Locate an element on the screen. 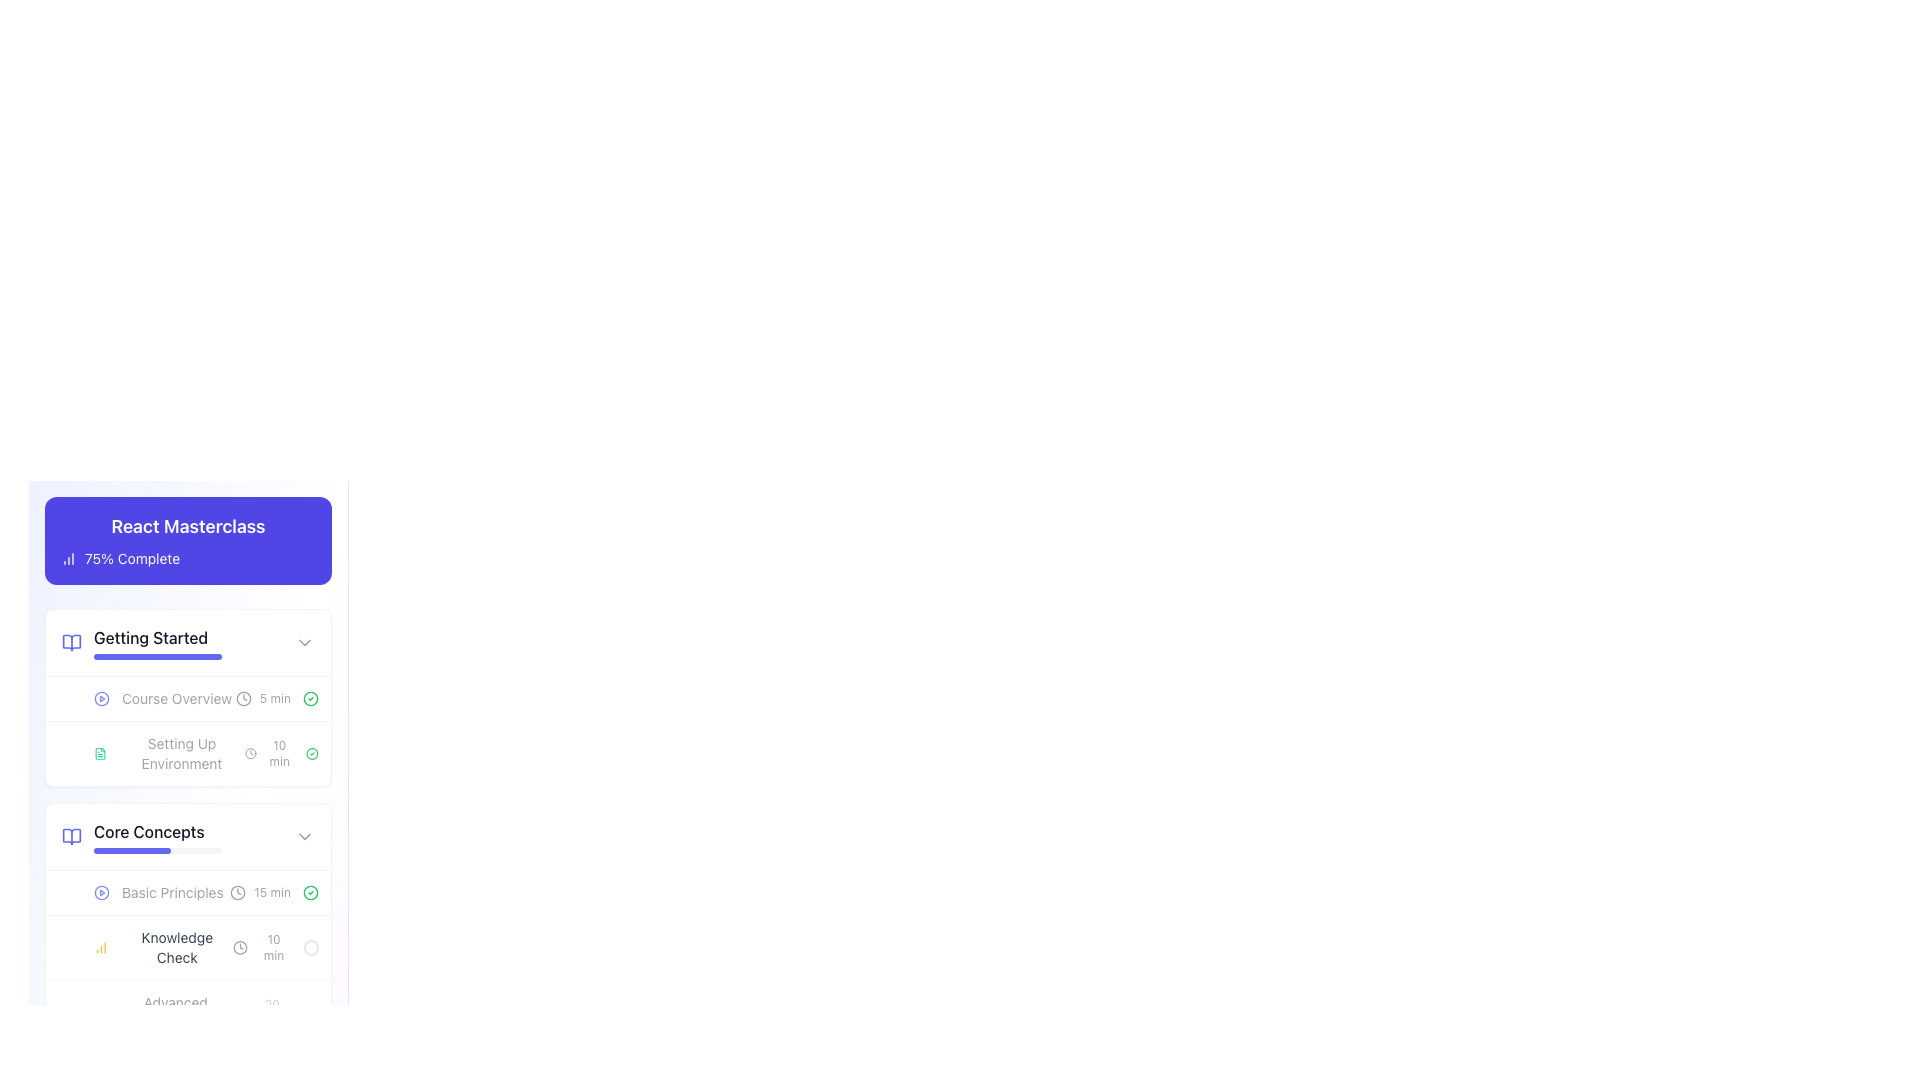 This screenshot has height=1080, width=1920. the first list item under the 'Getting Started' section to view the duration information is located at coordinates (188, 697).